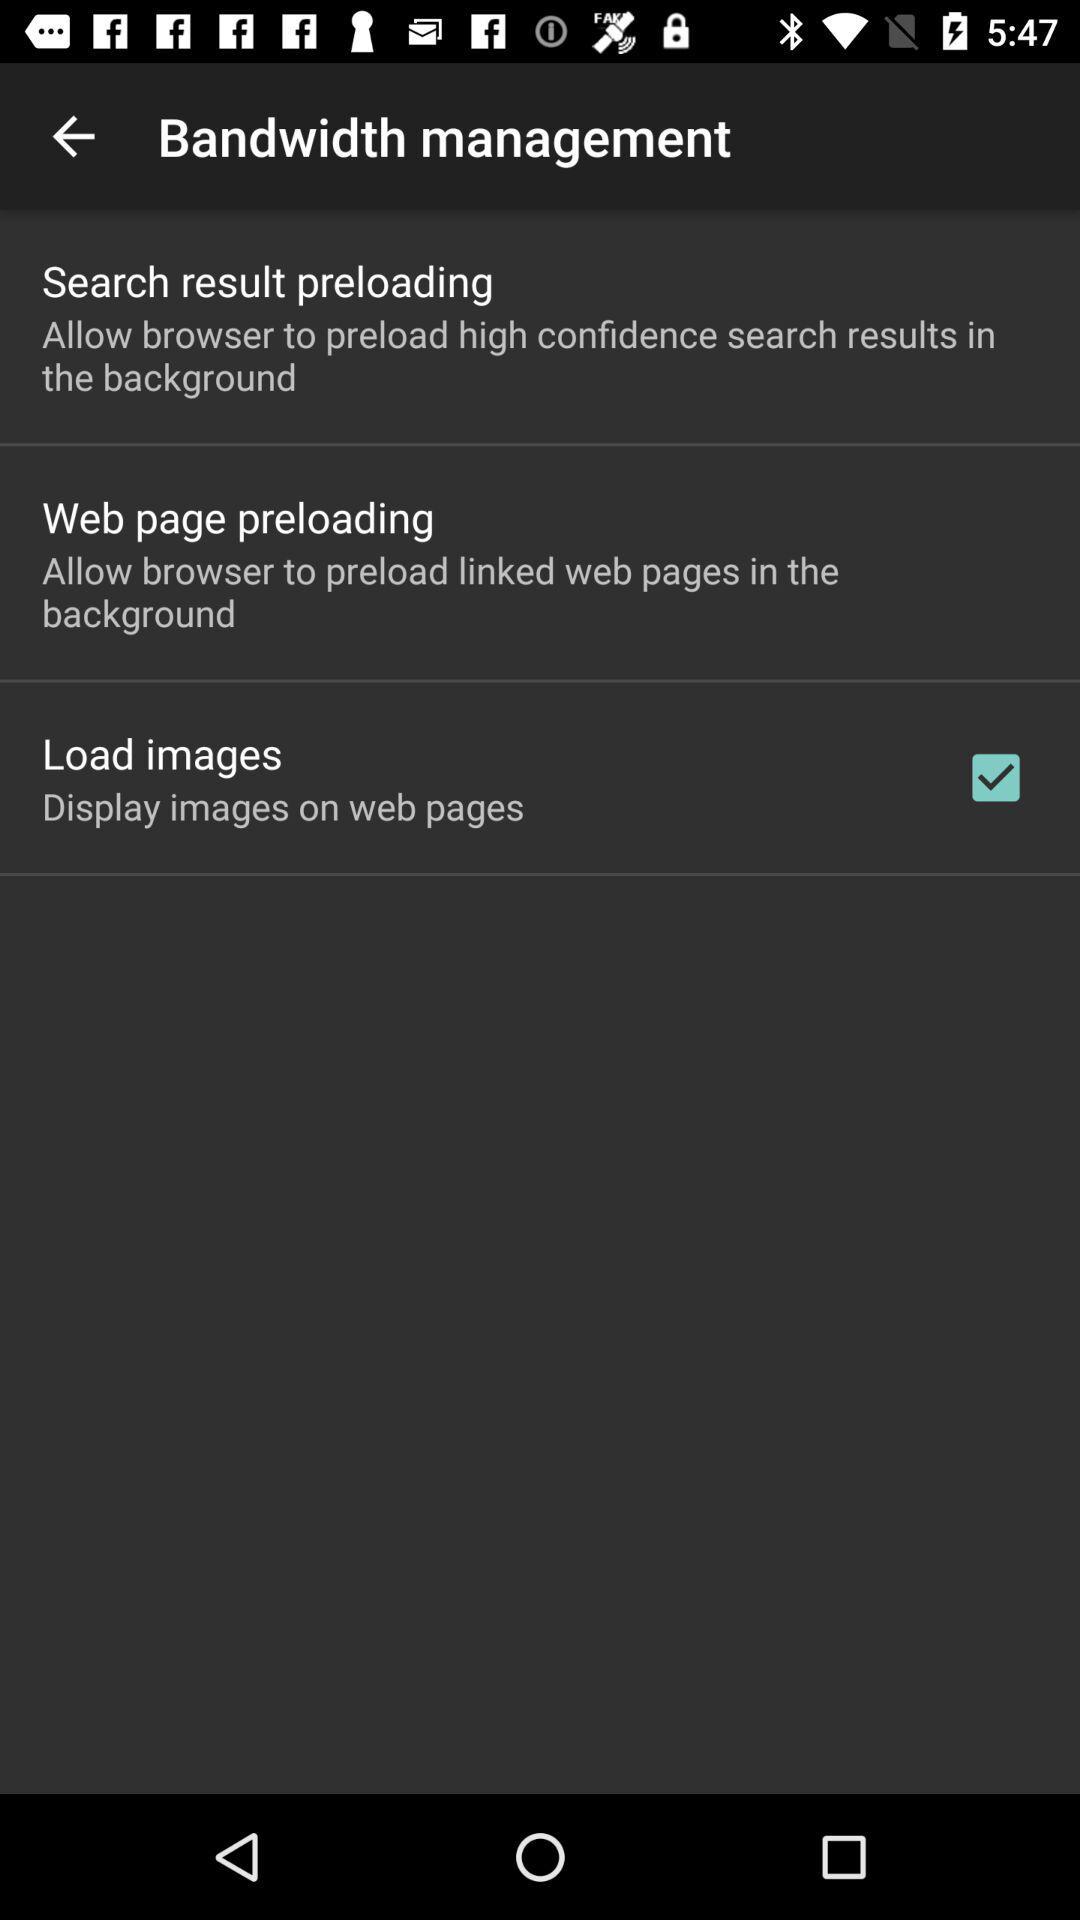  What do you see at coordinates (72, 135) in the screenshot?
I see `the item above the search result preloading` at bounding box center [72, 135].